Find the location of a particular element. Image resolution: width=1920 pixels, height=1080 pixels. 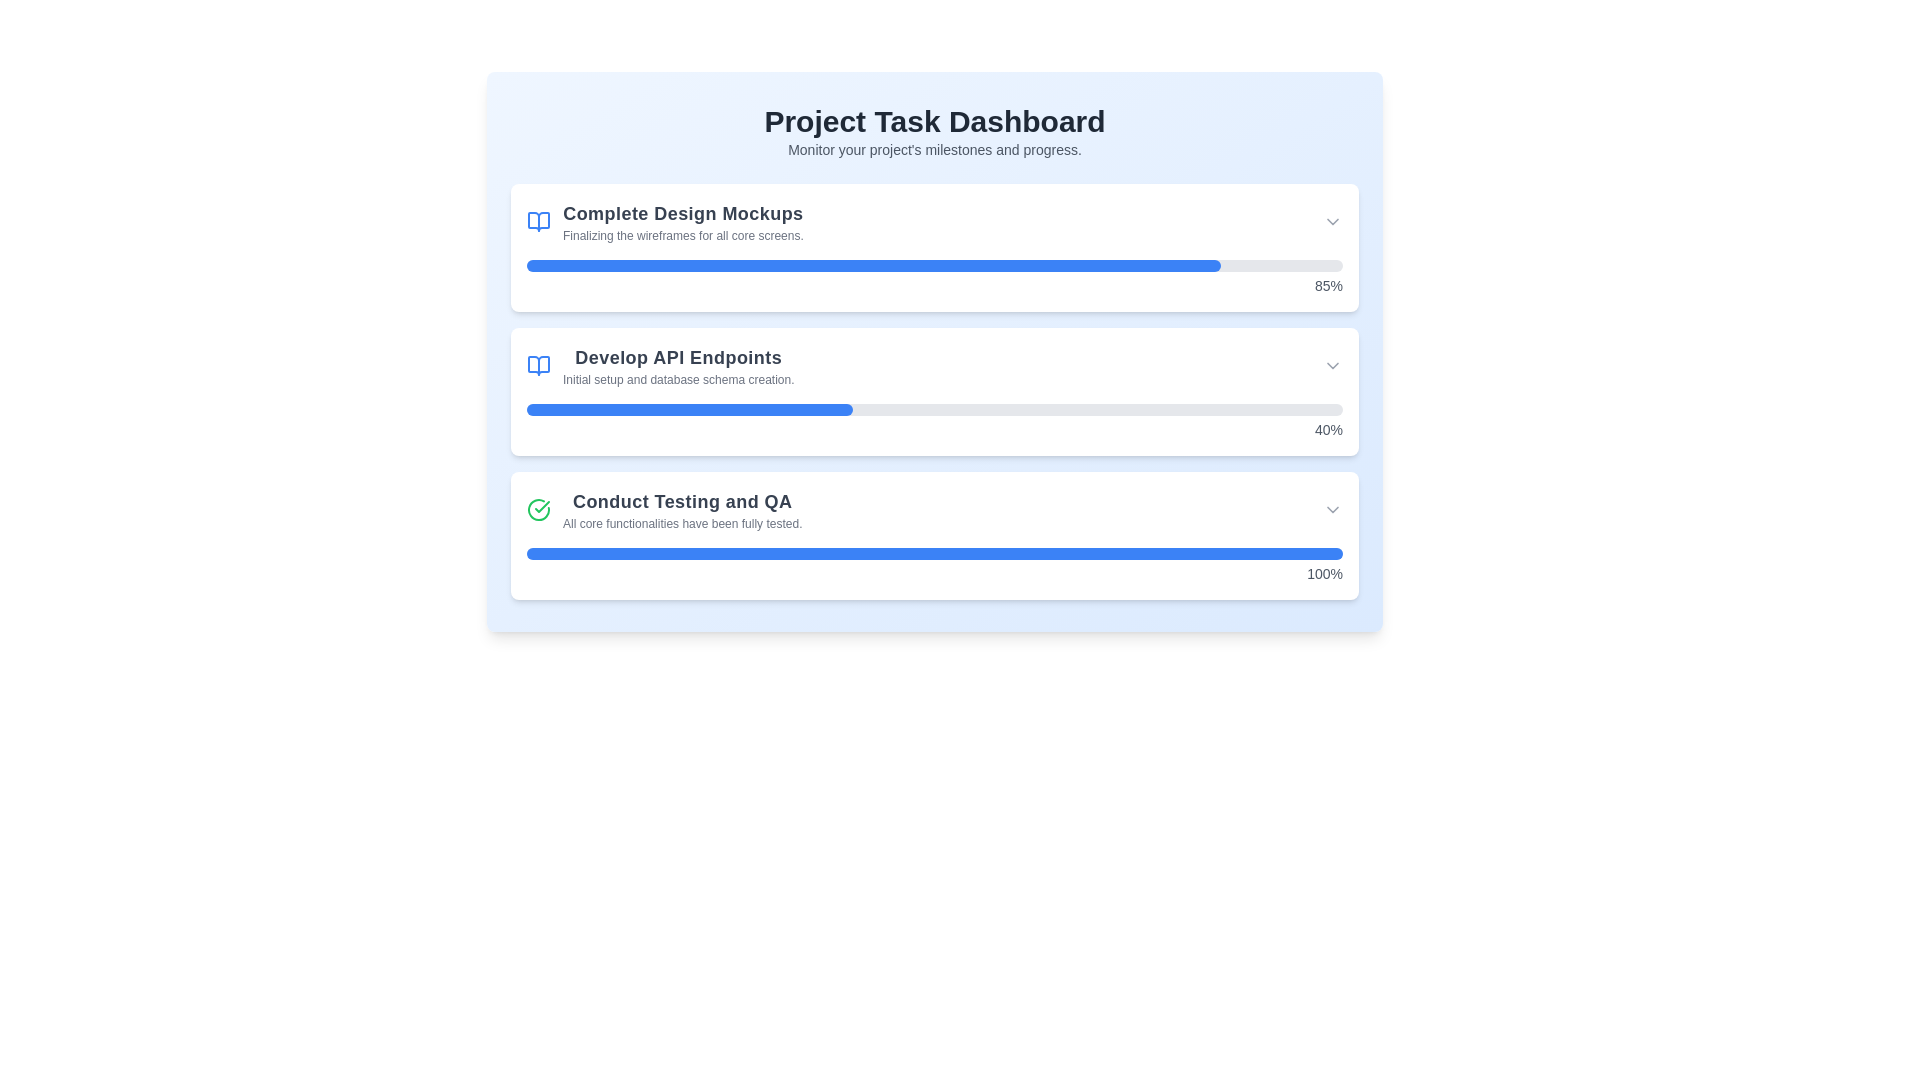

the text label displaying 'Develop API Endpoints', which is a bold, large-sized dark gray text on a light background, located in the second card from the top is located at coordinates (678, 357).